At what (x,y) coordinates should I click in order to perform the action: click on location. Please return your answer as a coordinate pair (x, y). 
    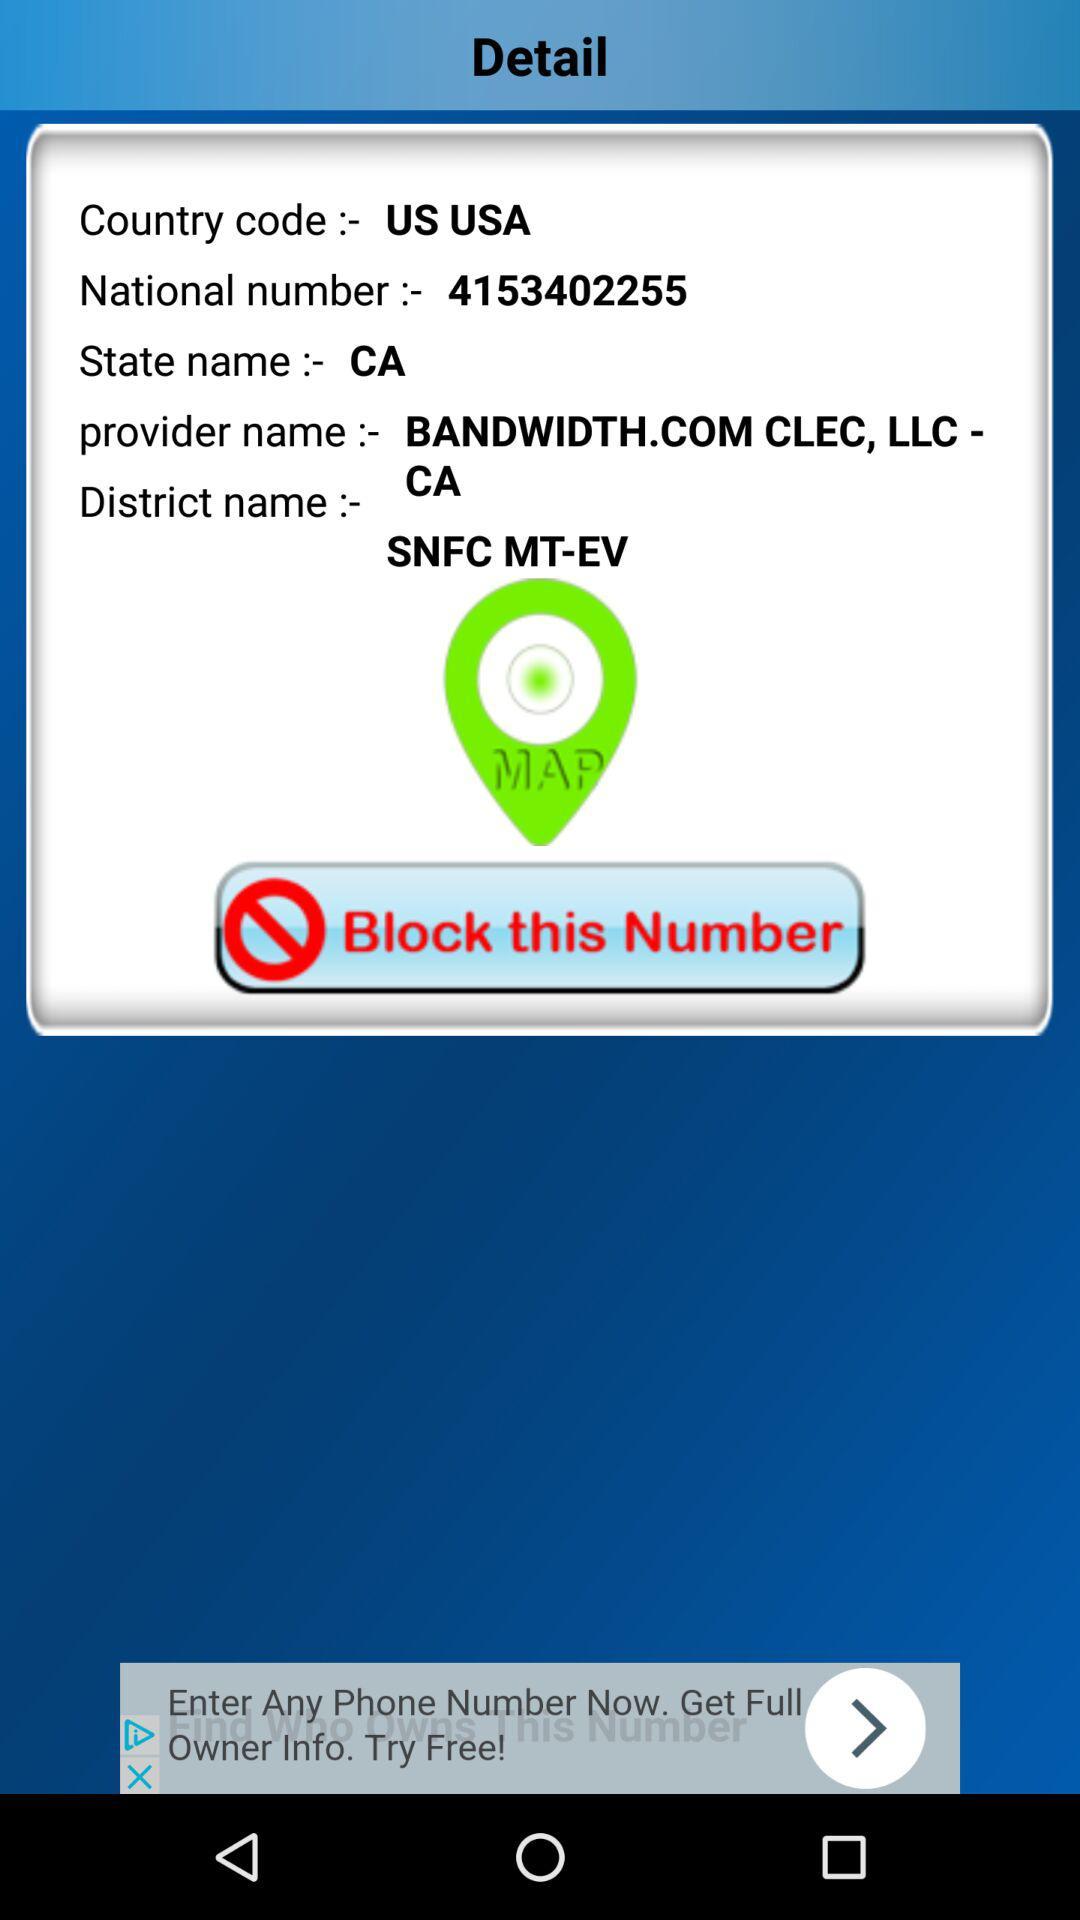
    Looking at the image, I should click on (540, 712).